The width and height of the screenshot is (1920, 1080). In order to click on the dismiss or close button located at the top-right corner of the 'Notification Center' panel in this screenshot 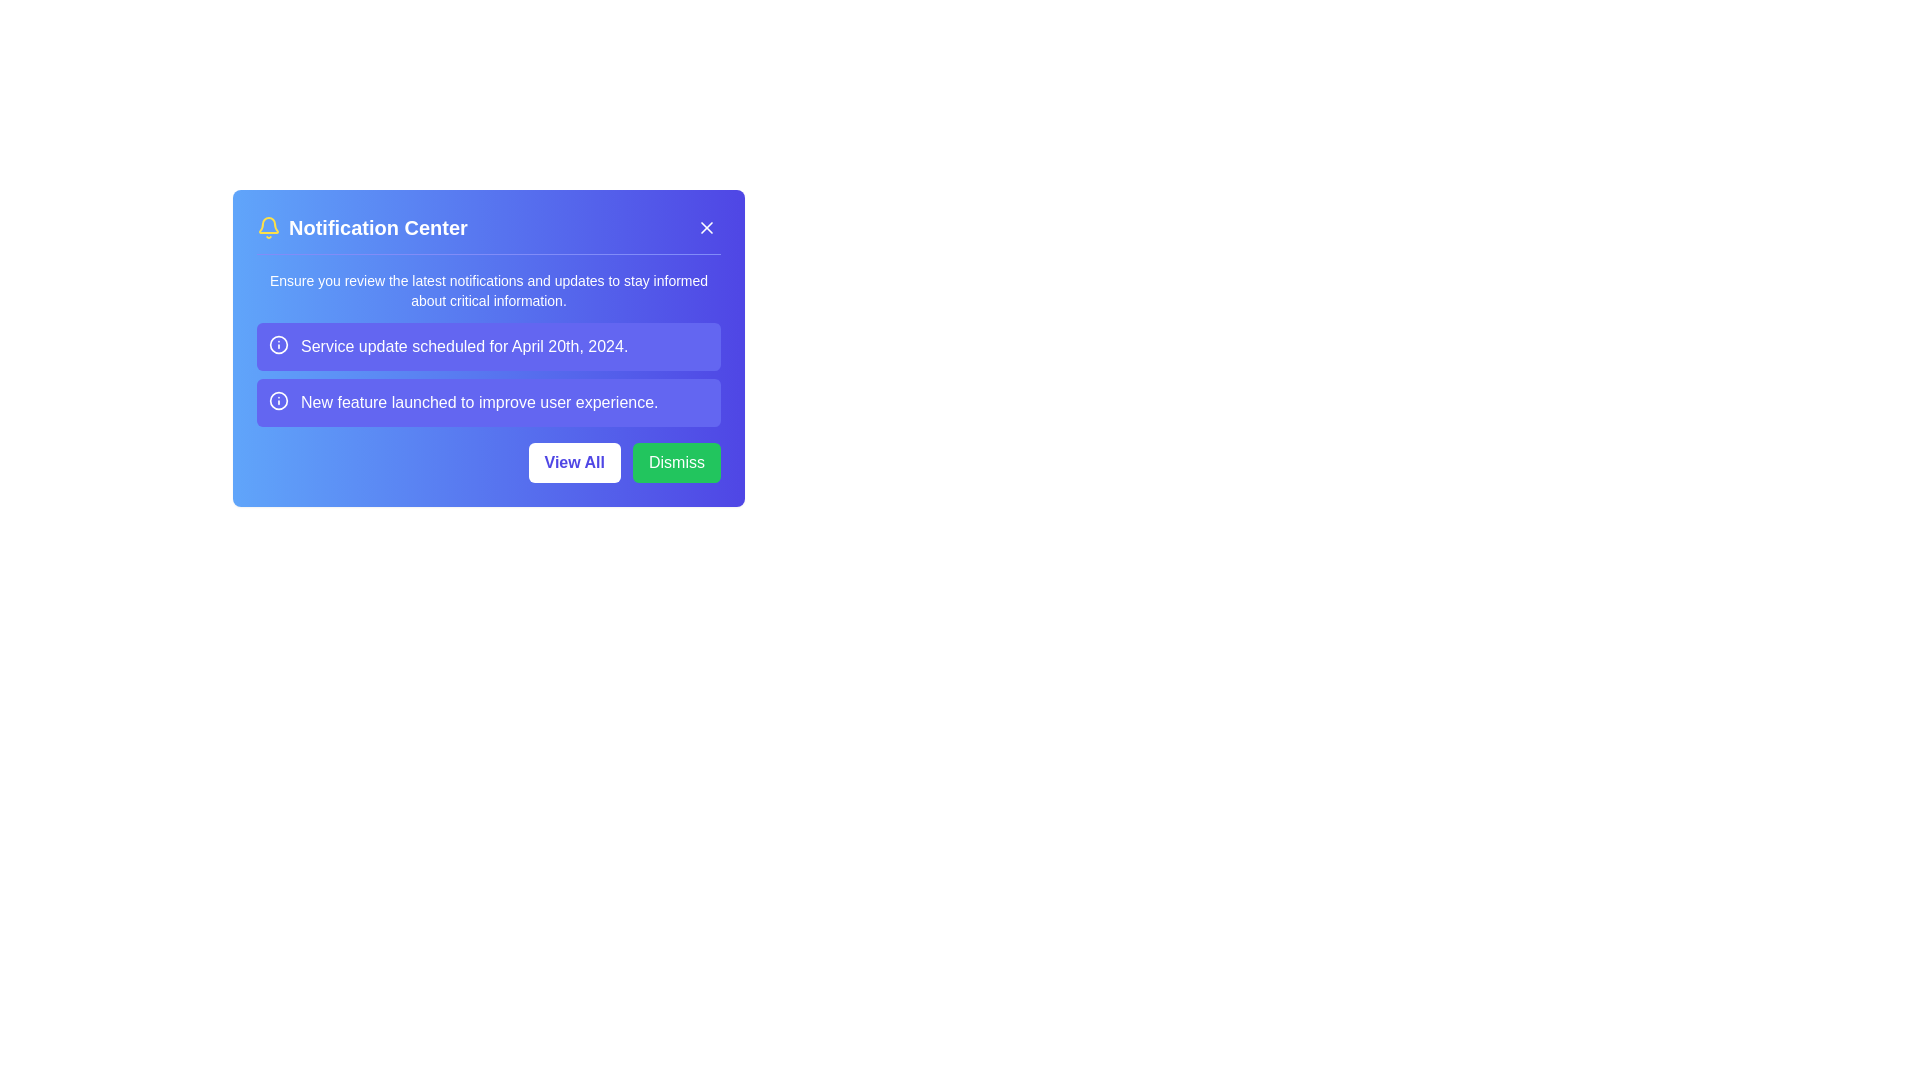, I will do `click(706, 226)`.